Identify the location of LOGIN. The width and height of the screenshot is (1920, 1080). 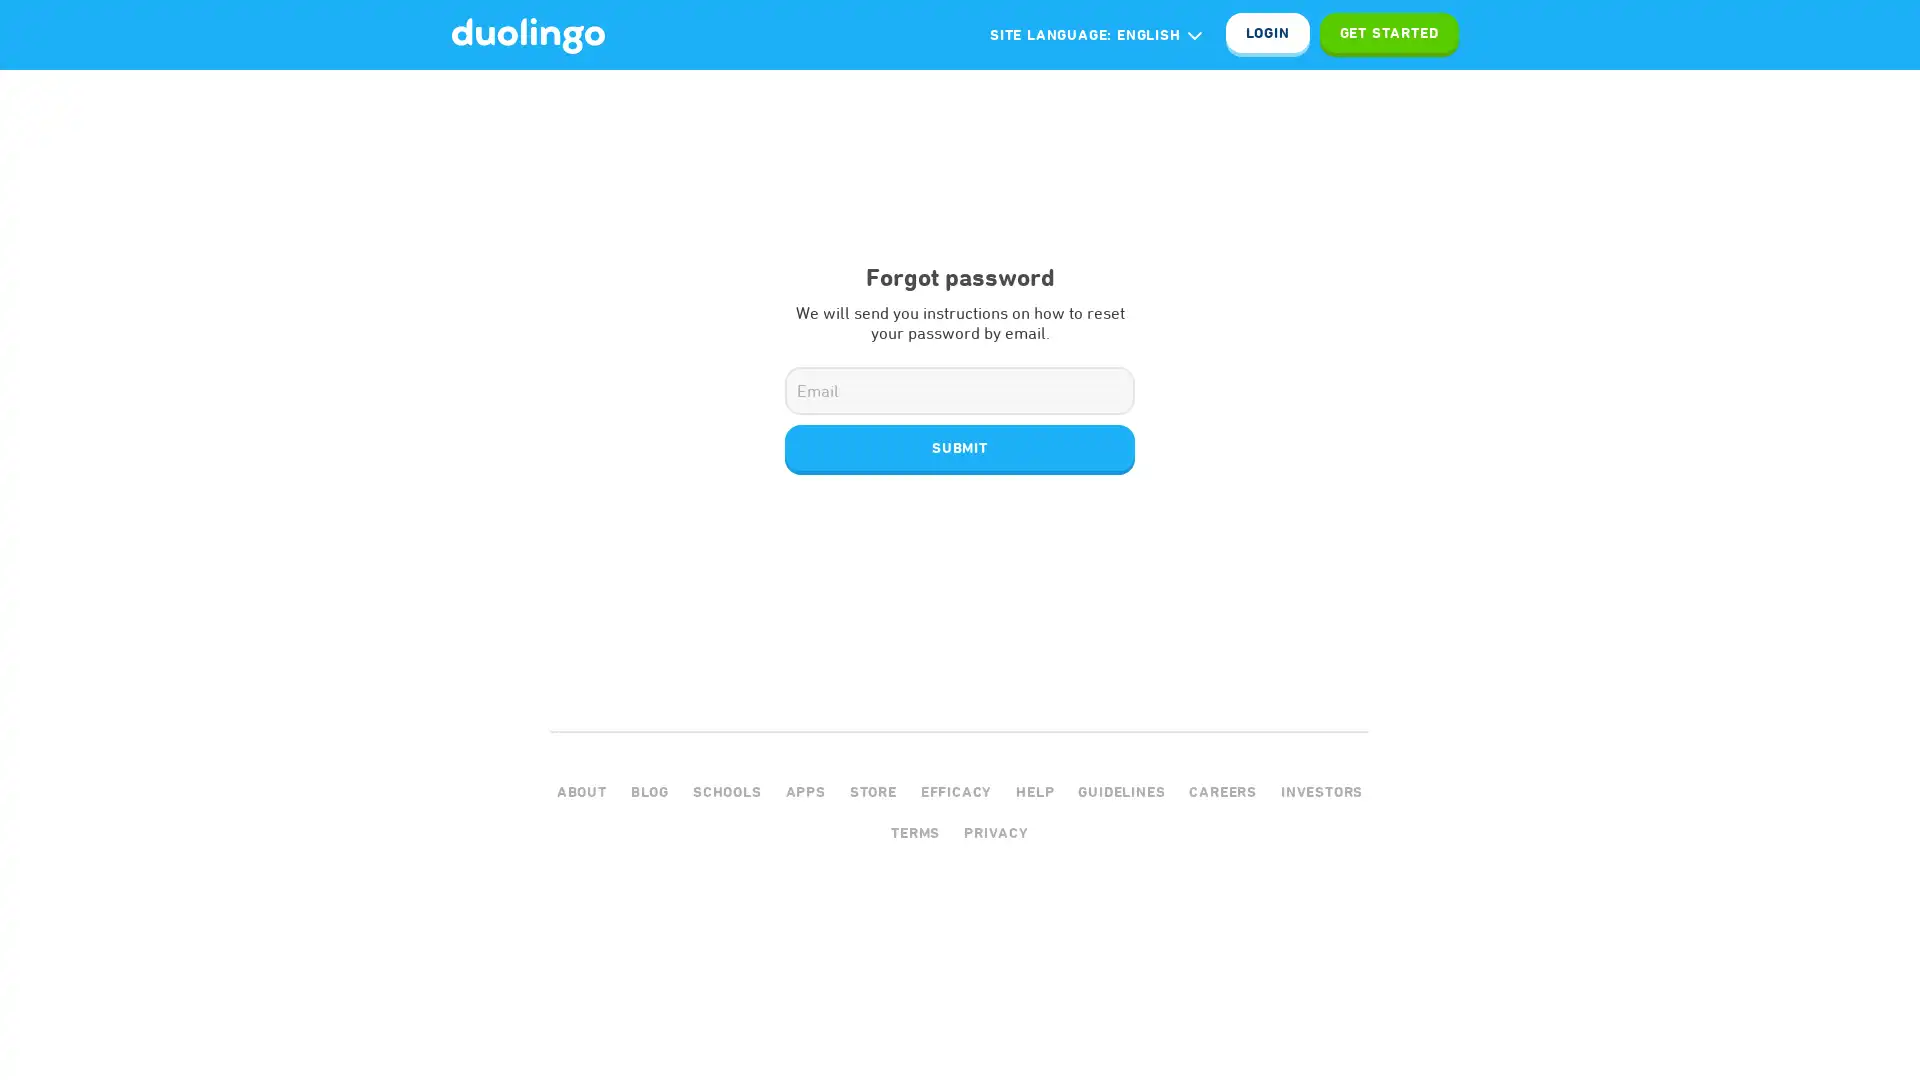
(1266, 34).